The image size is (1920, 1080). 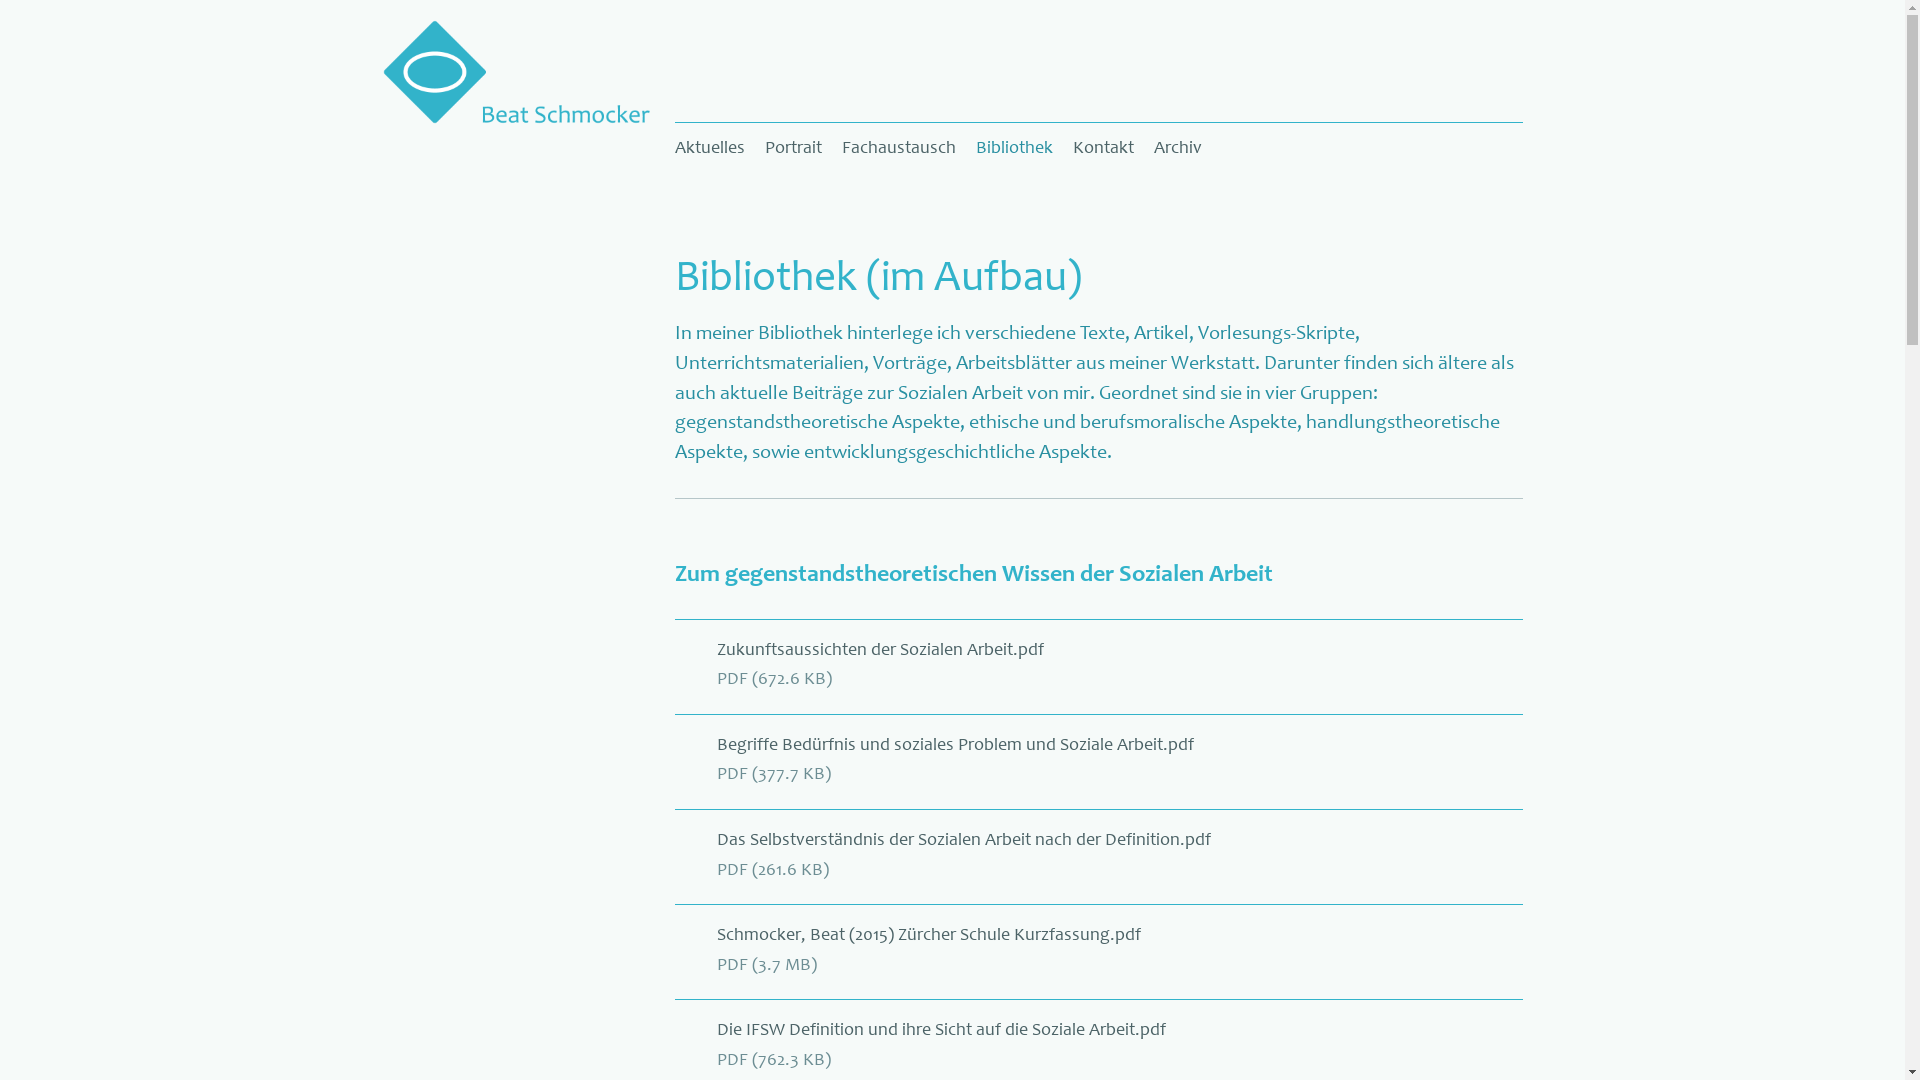 What do you see at coordinates (675, 146) in the screenshot?
I see `'Aktuelles'` at bounding box center [675, 146].